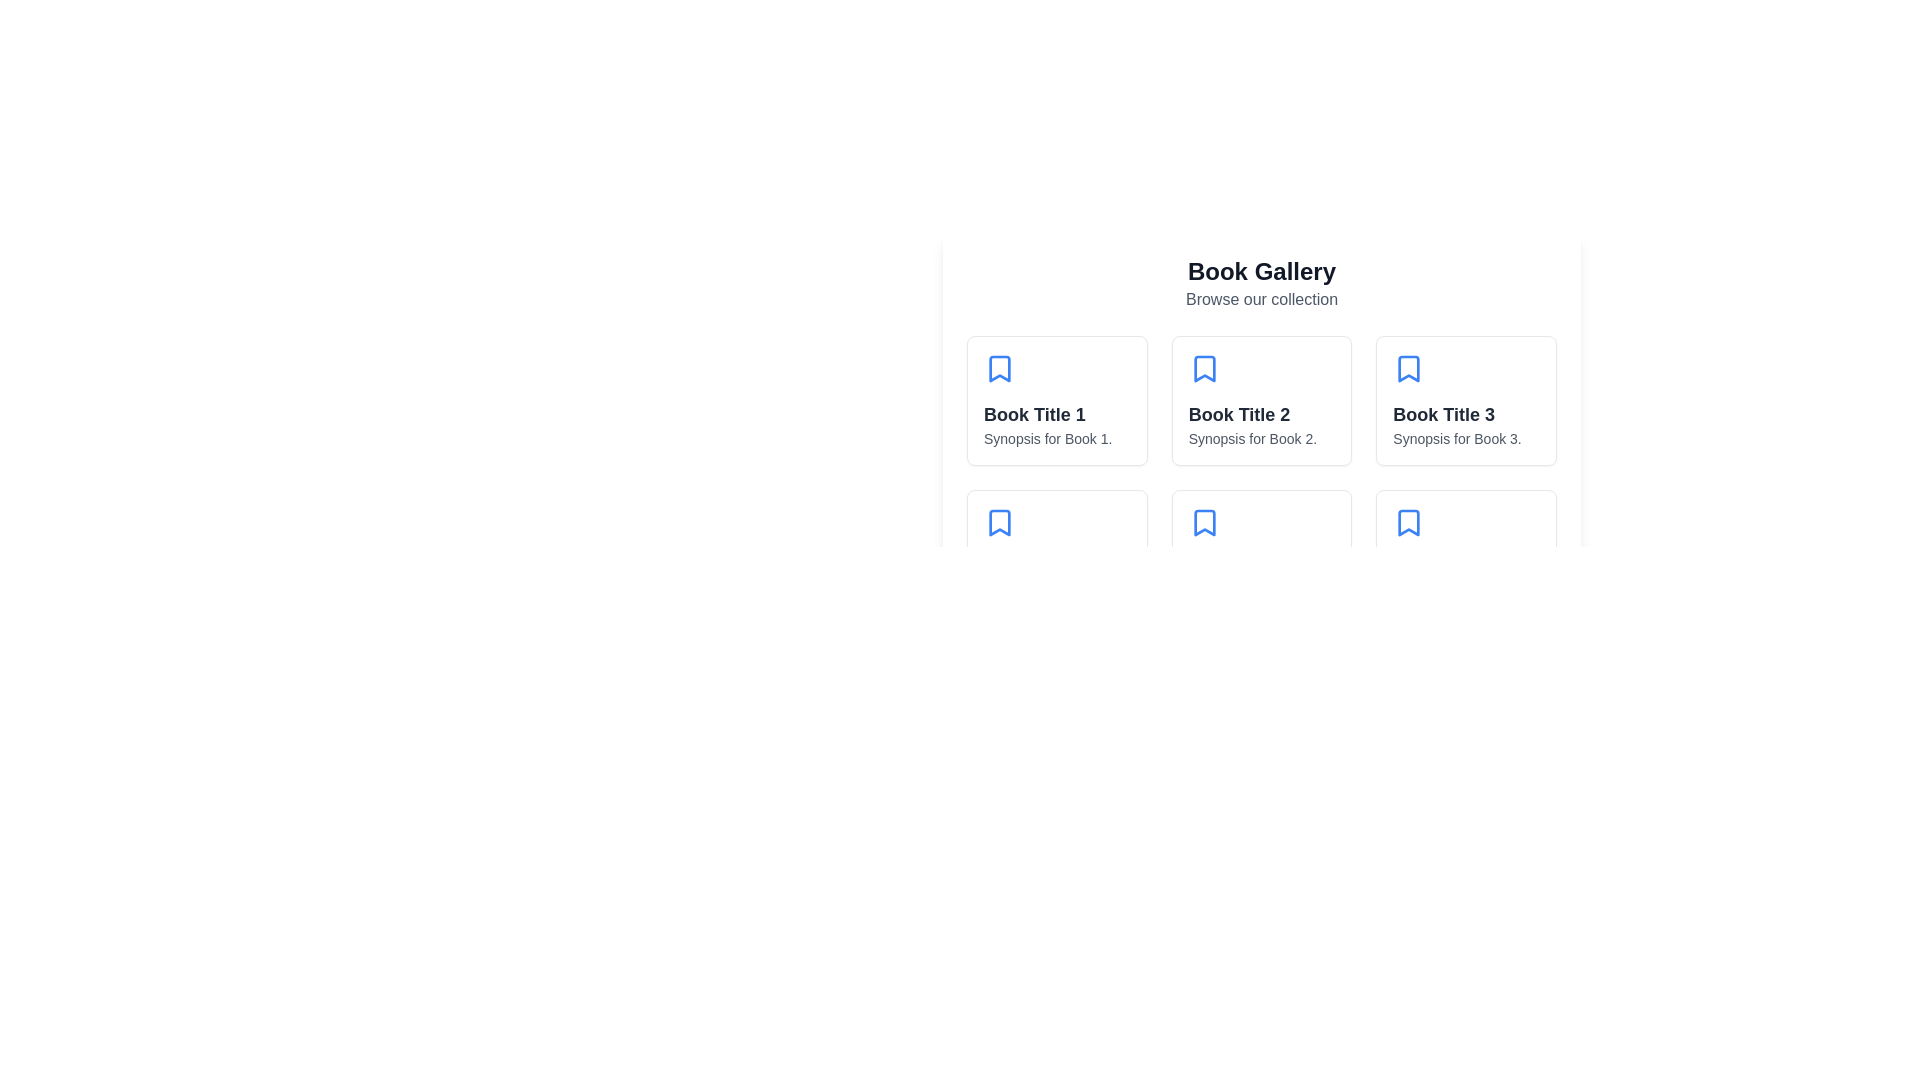  What do you see at coordinates (1203, 369) in the screenshot?
I see `the blue bookmark icon located above the text 'Book Title 2' to bookmark it` at bounding box center [1203, 369].